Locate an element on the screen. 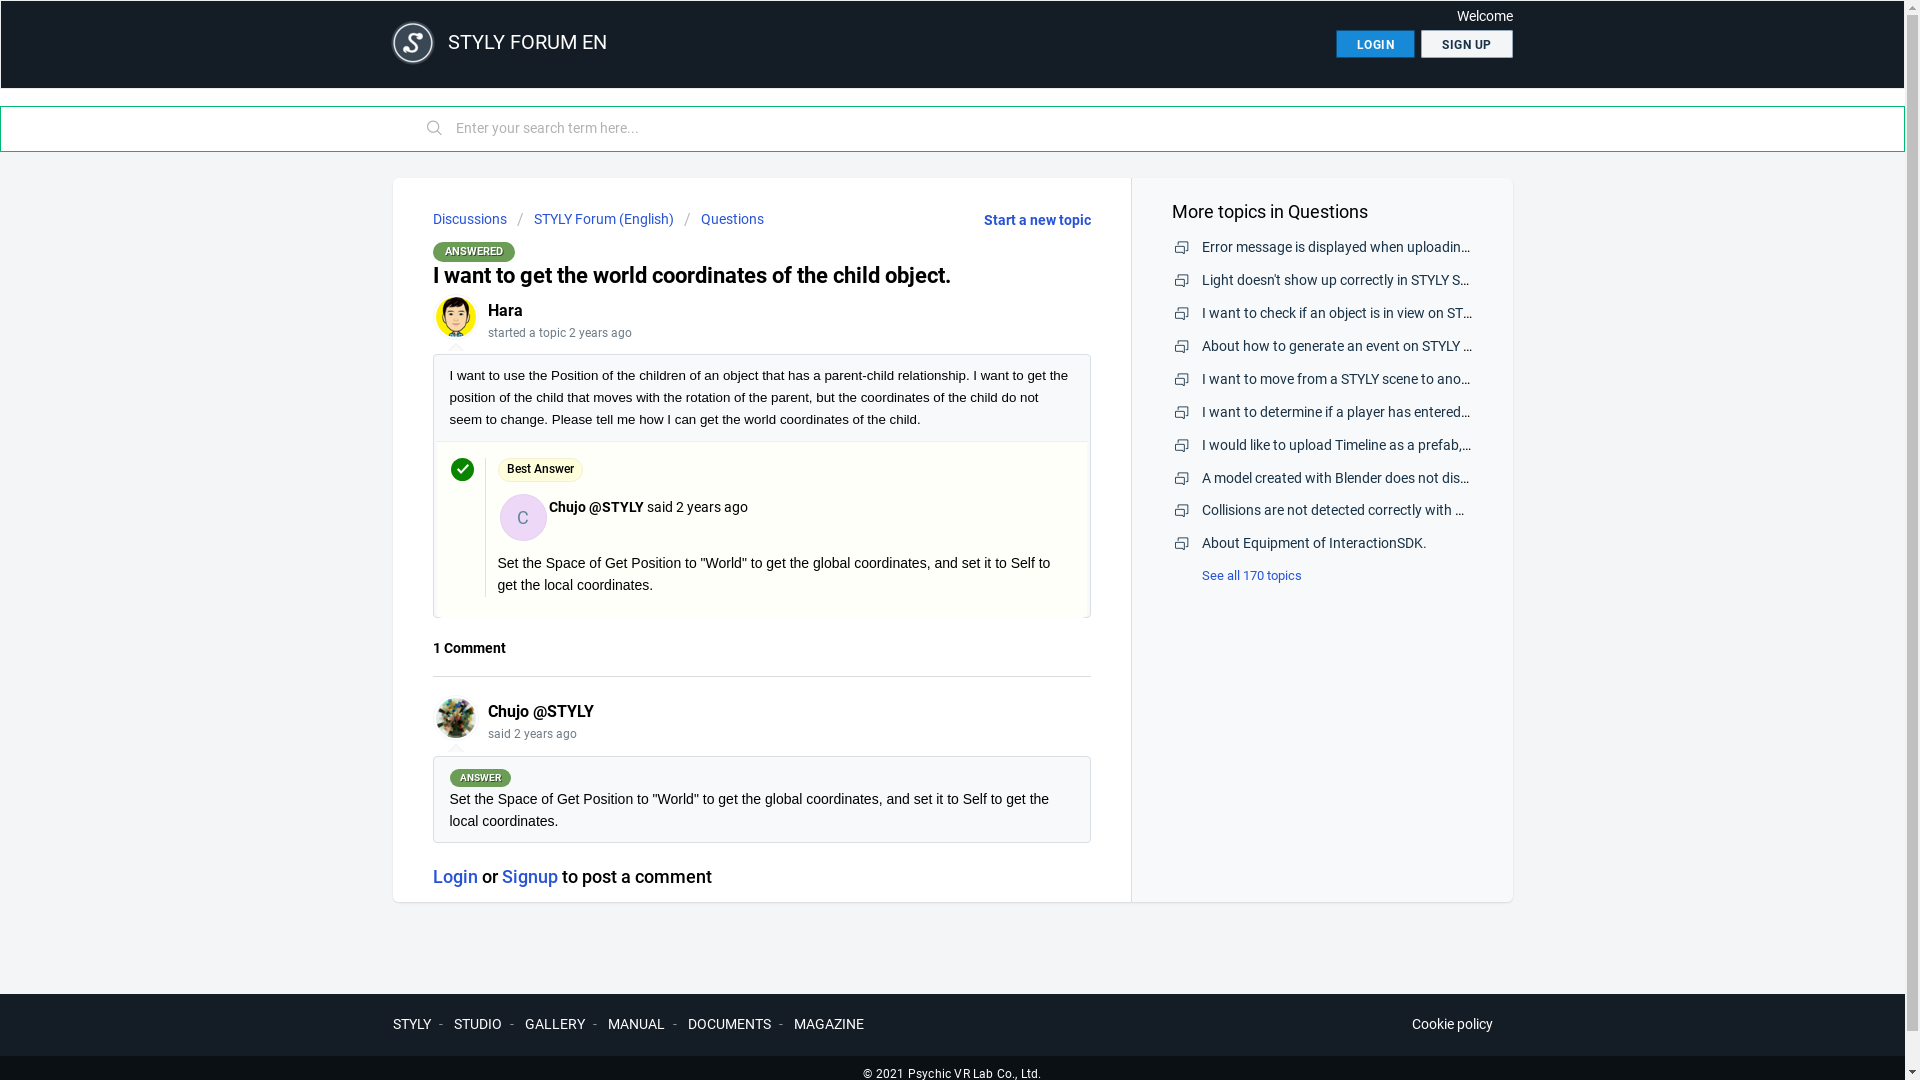 This screenshot has width=1920, height=1080. 'Light doesn't show up correctly in STYLY Studio.' is located at coordinates (1348, 280).